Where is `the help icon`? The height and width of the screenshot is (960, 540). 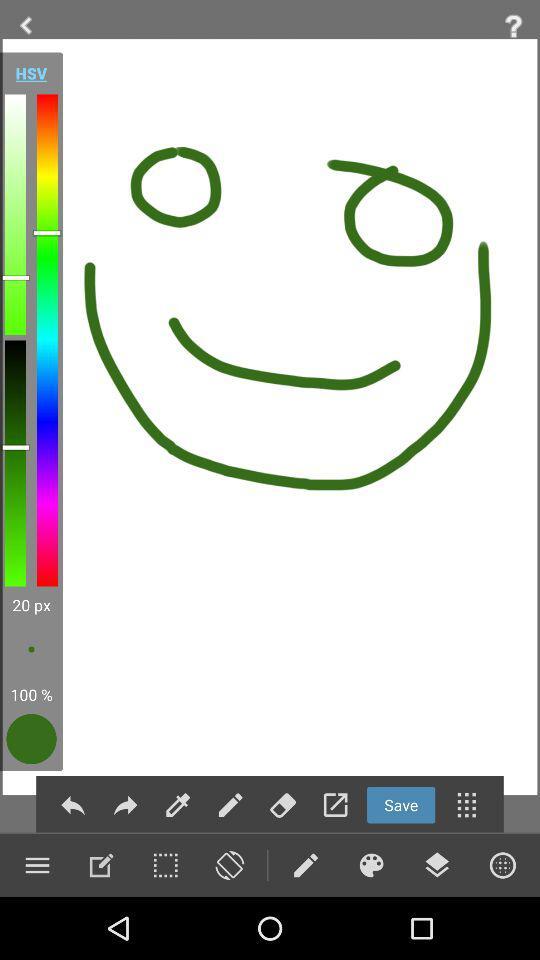 the help icon is located at coordinates (513, 25).